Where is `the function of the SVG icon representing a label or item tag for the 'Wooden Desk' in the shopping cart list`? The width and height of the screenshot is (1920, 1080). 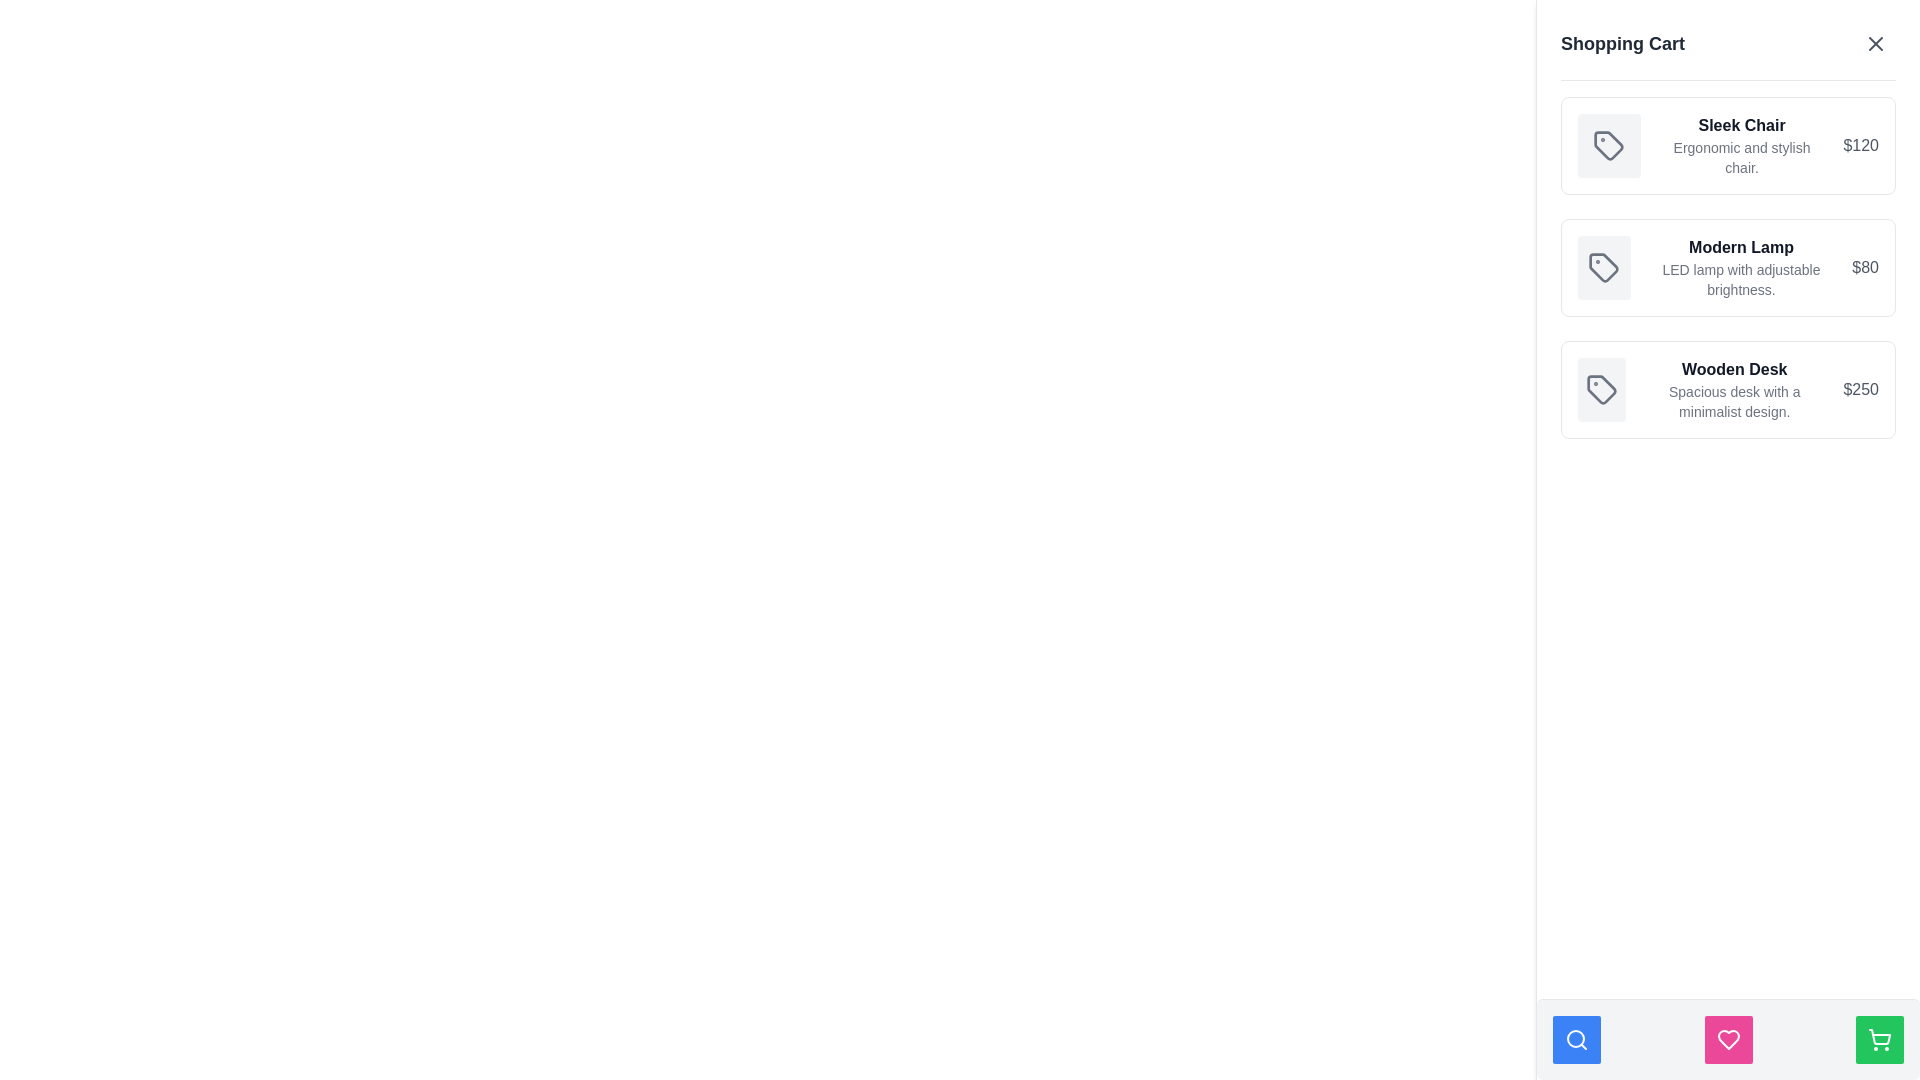 the function of the SVG icon representing a label or item tag for the 'Wooden Desk' in the shopping cart list is located at coordinates (1602, 389).